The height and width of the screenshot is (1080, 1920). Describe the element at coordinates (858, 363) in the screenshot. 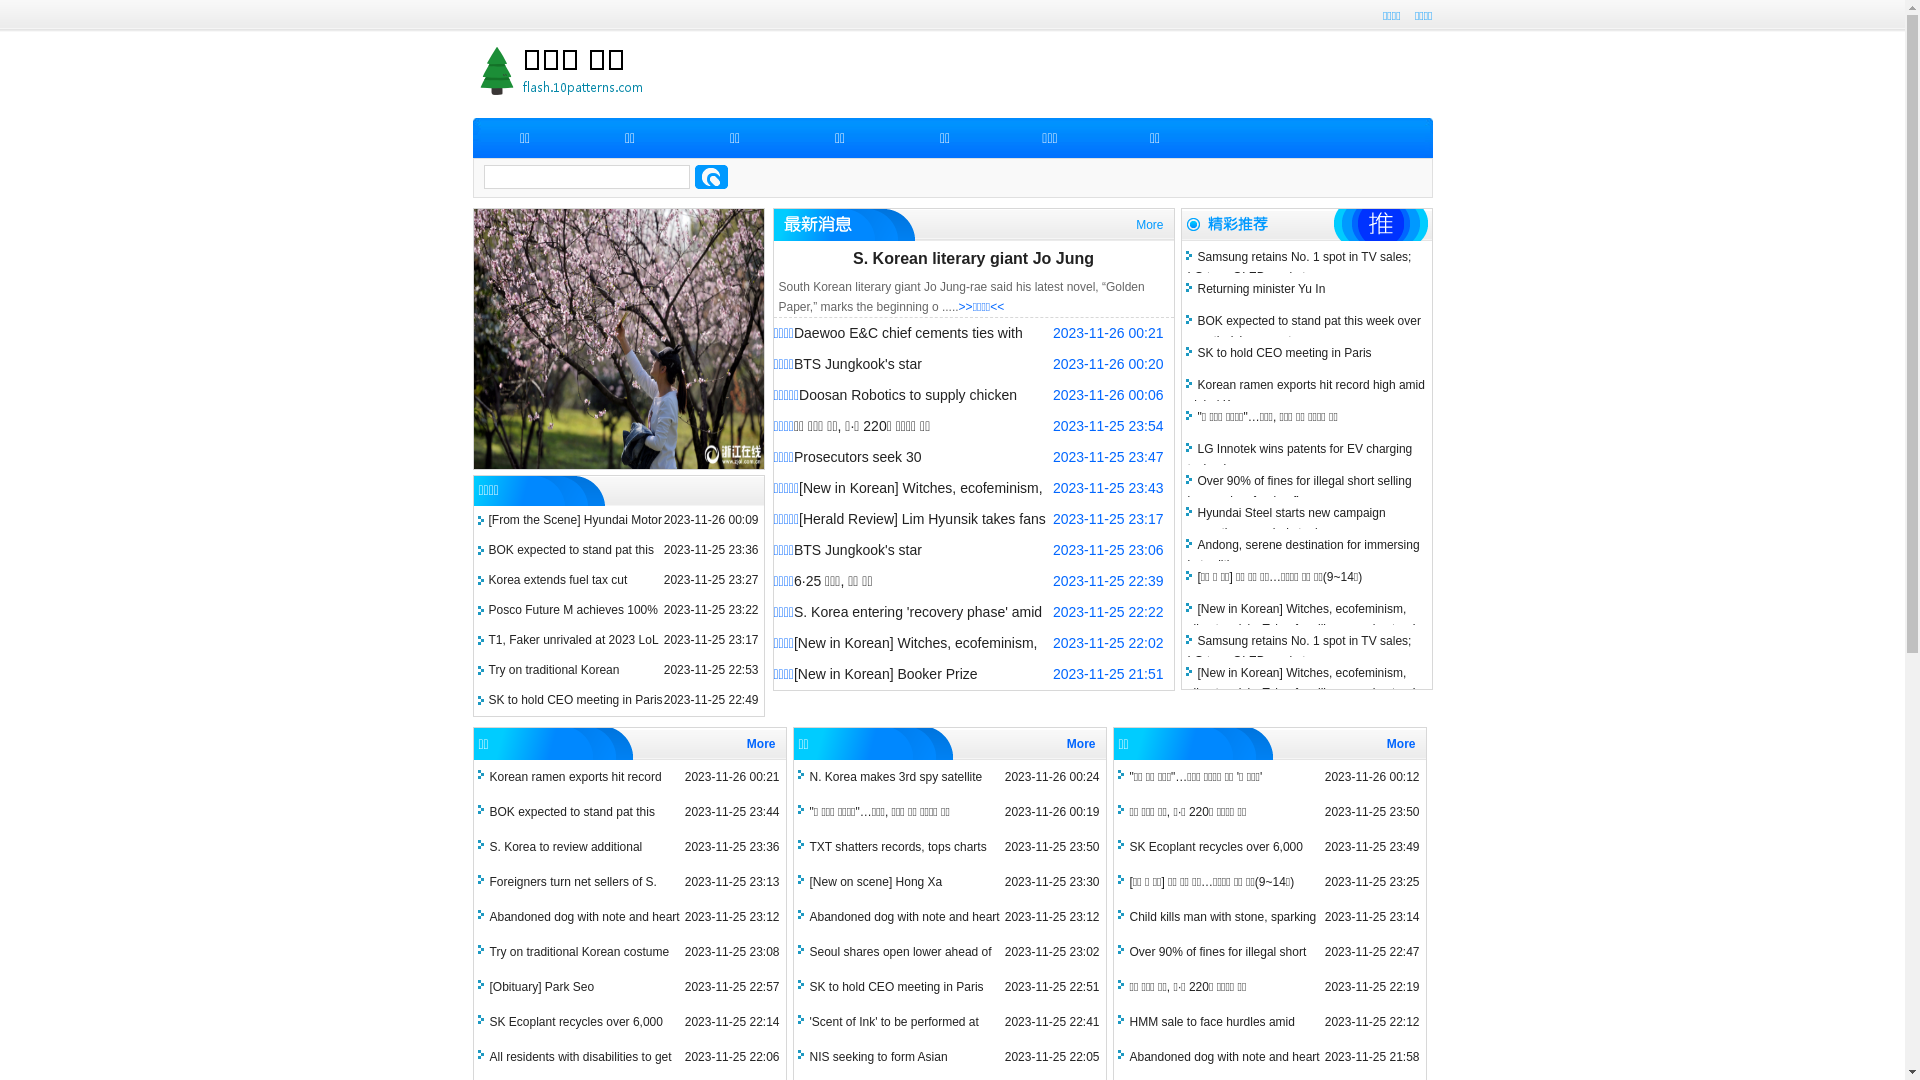

I see `'BTS Jungkook's star'` at that location.